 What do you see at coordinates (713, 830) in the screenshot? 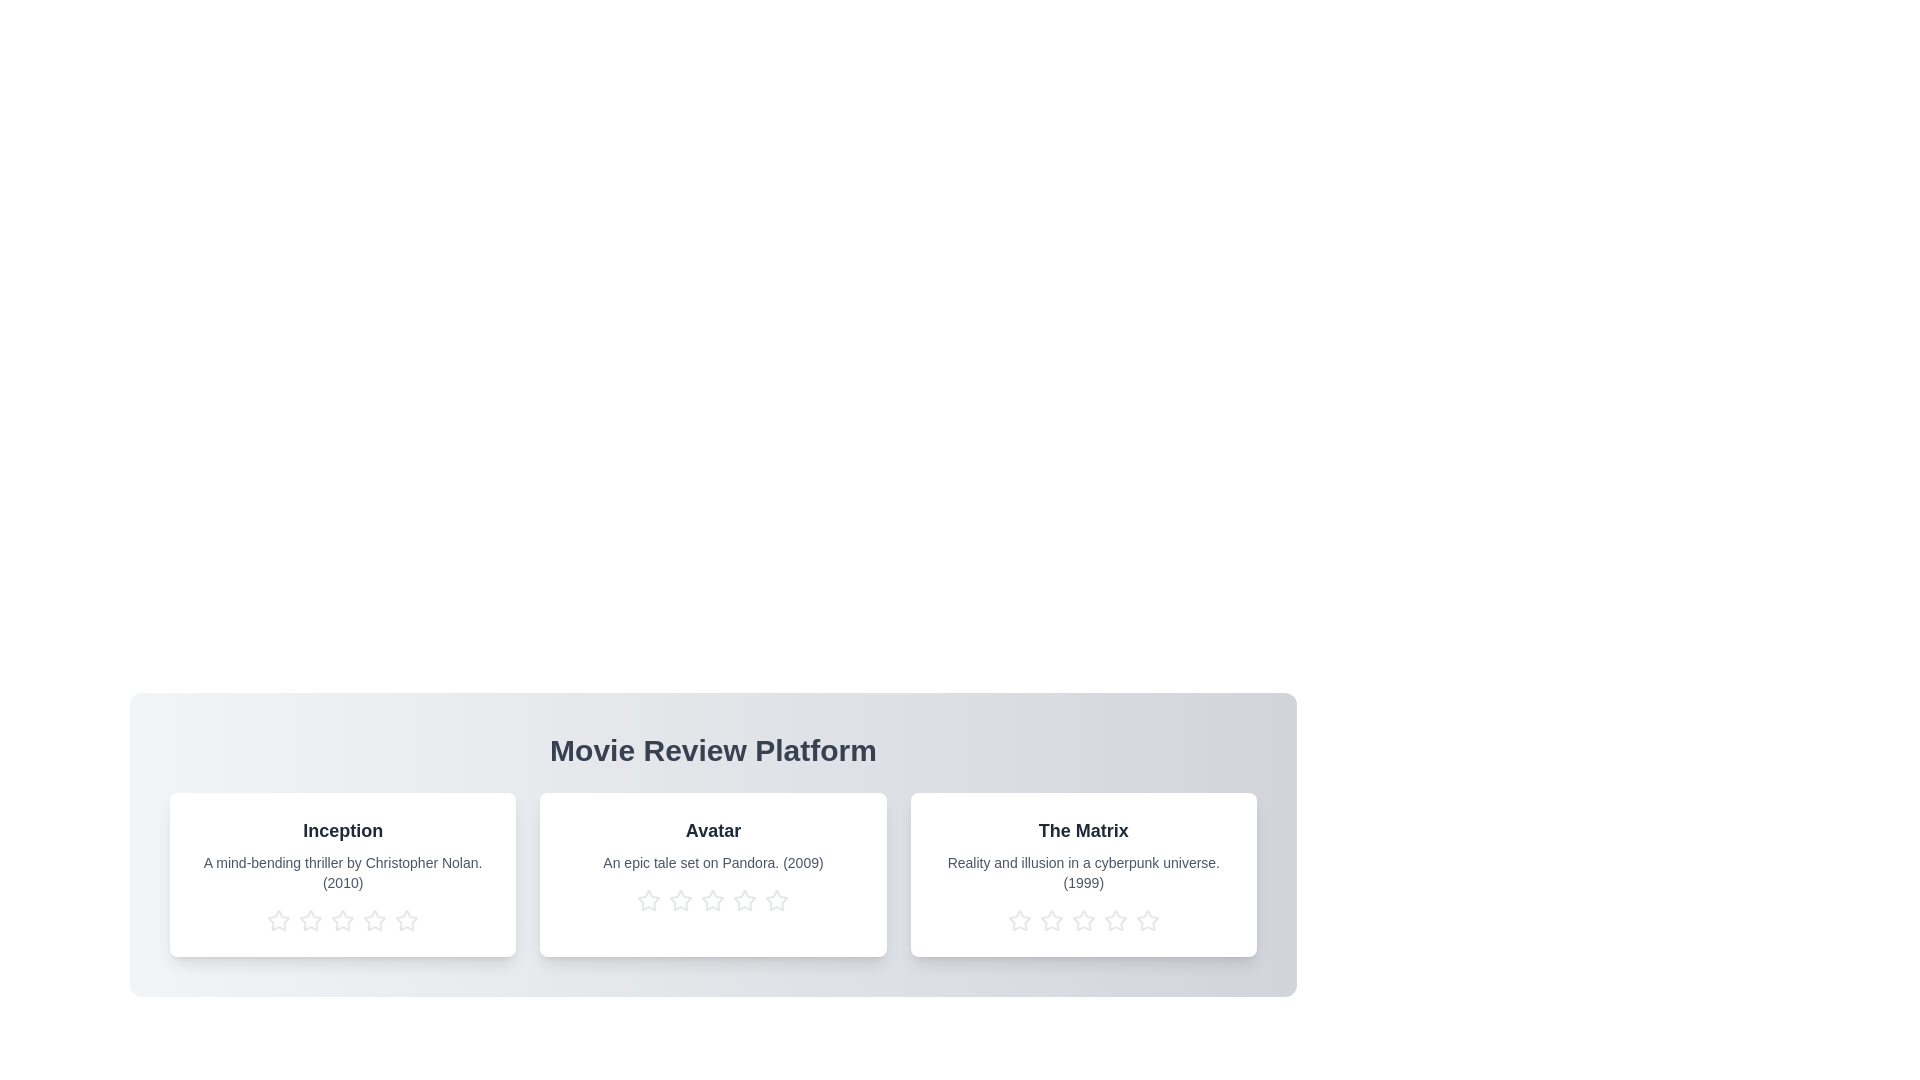
I see `the movie title Avatar to focus on its description` at bounding box center [713, 830].